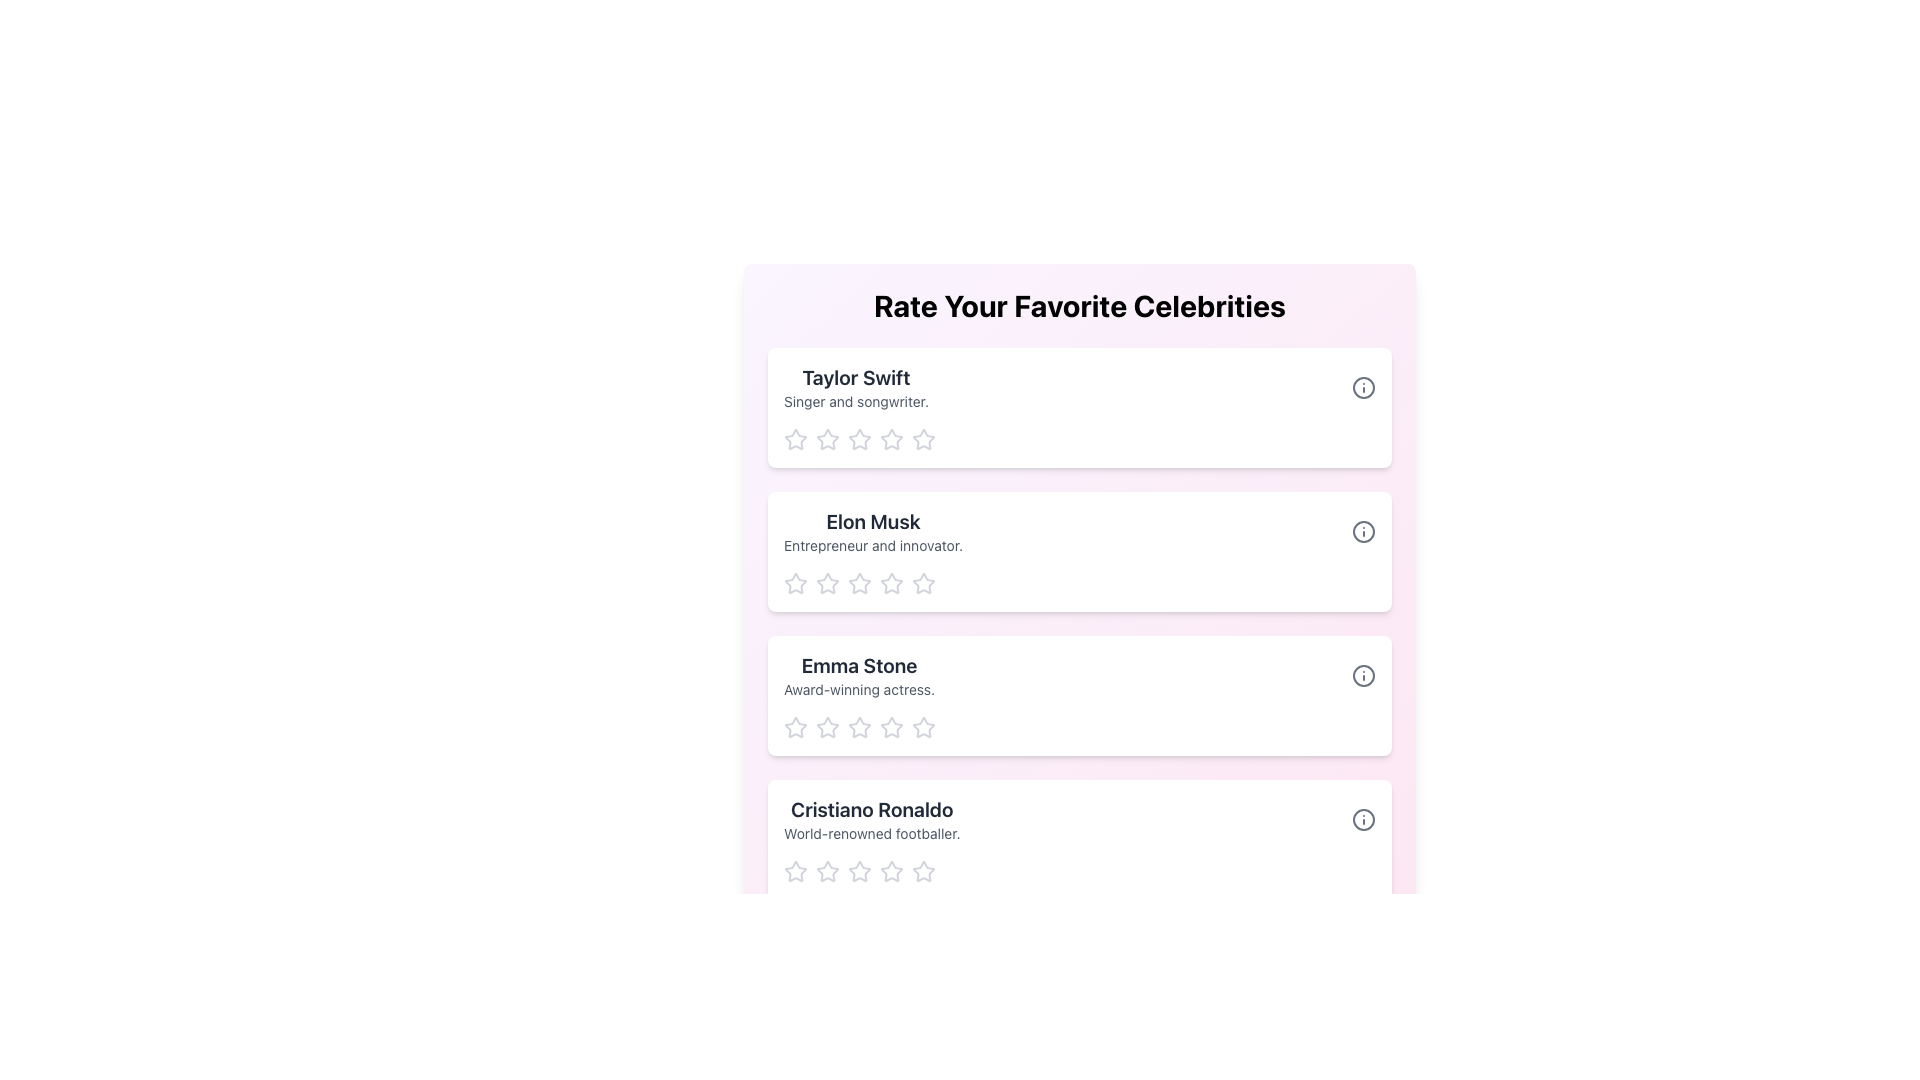 This screenshot has width=1920, height=1080. What do you see at coordinates (1079, 694) in the screenshot?
I see `the star rating feature of the informational card for Emma Stone, which is the third card in a vertical list` at bounding box center [1079, 694].